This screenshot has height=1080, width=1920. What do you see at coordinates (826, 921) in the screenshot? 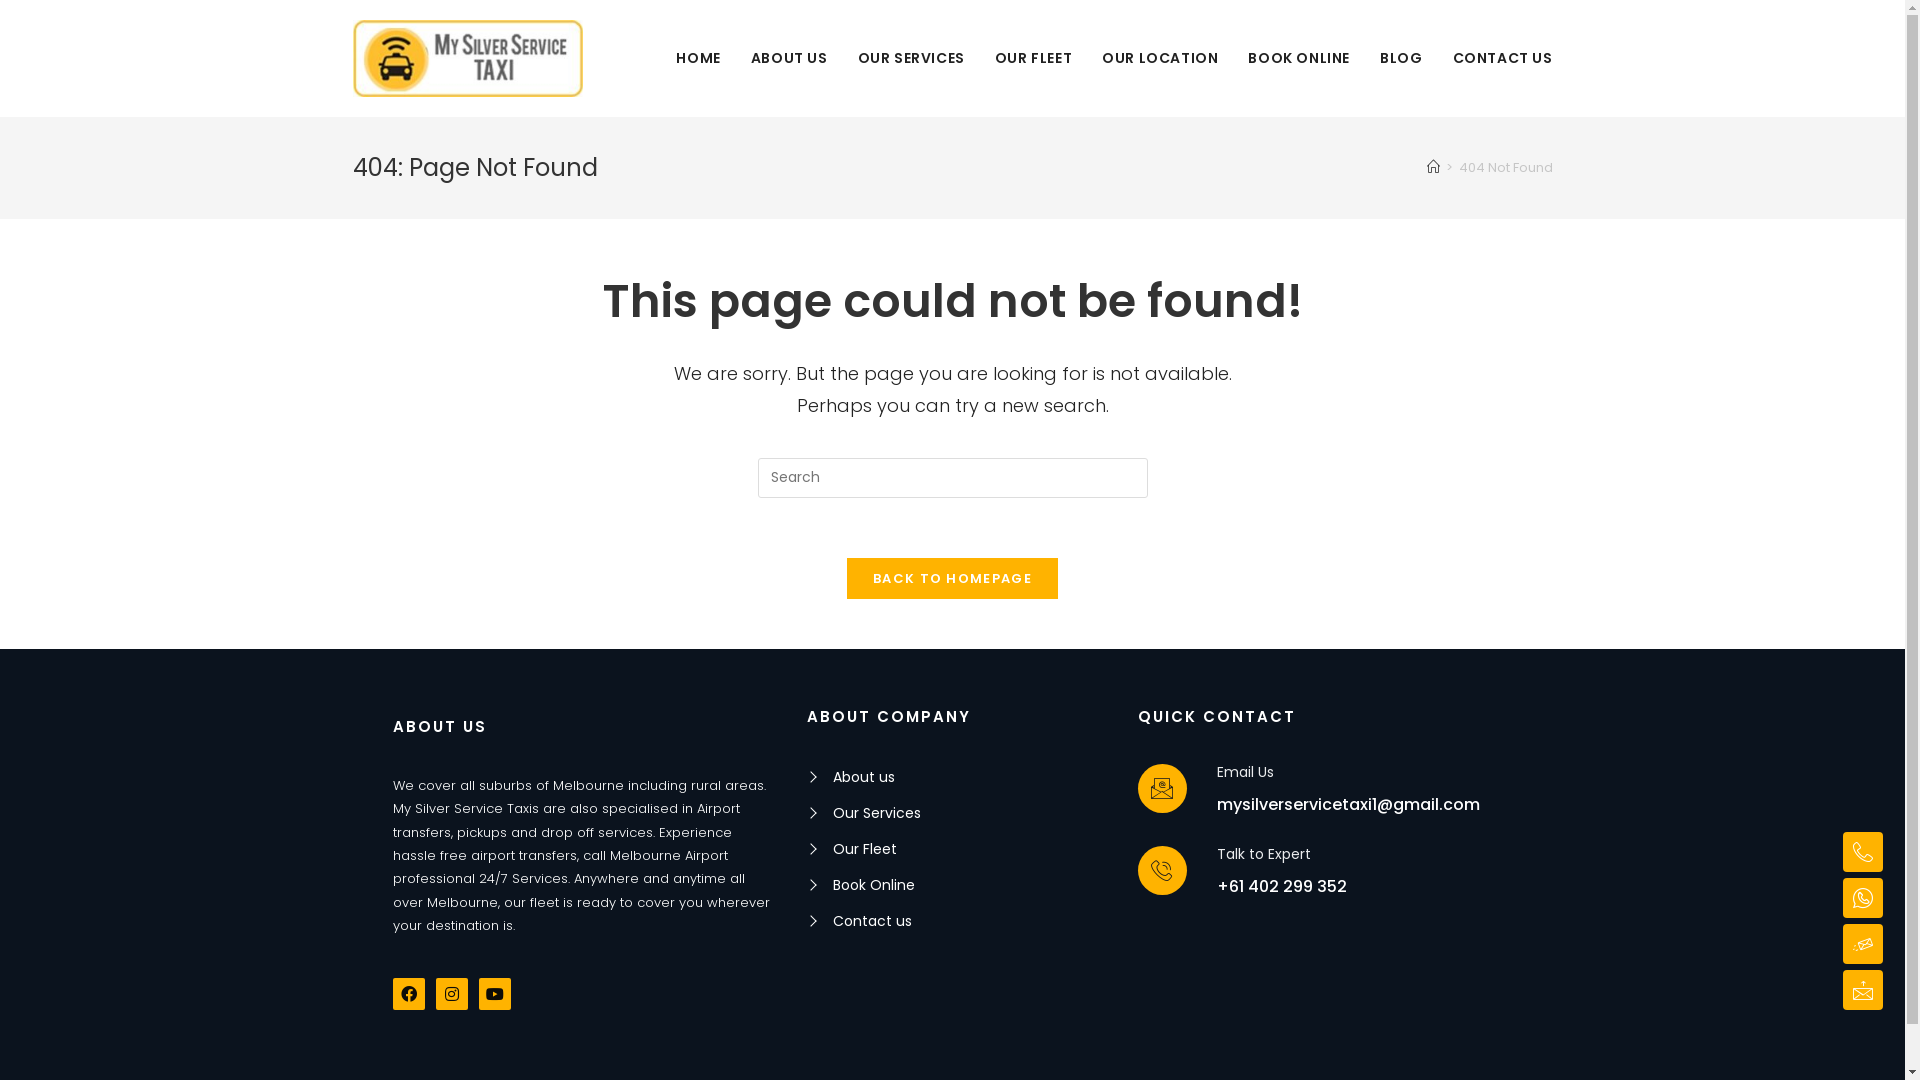
I see `'Contact us'` at bounding box center [826, 921].